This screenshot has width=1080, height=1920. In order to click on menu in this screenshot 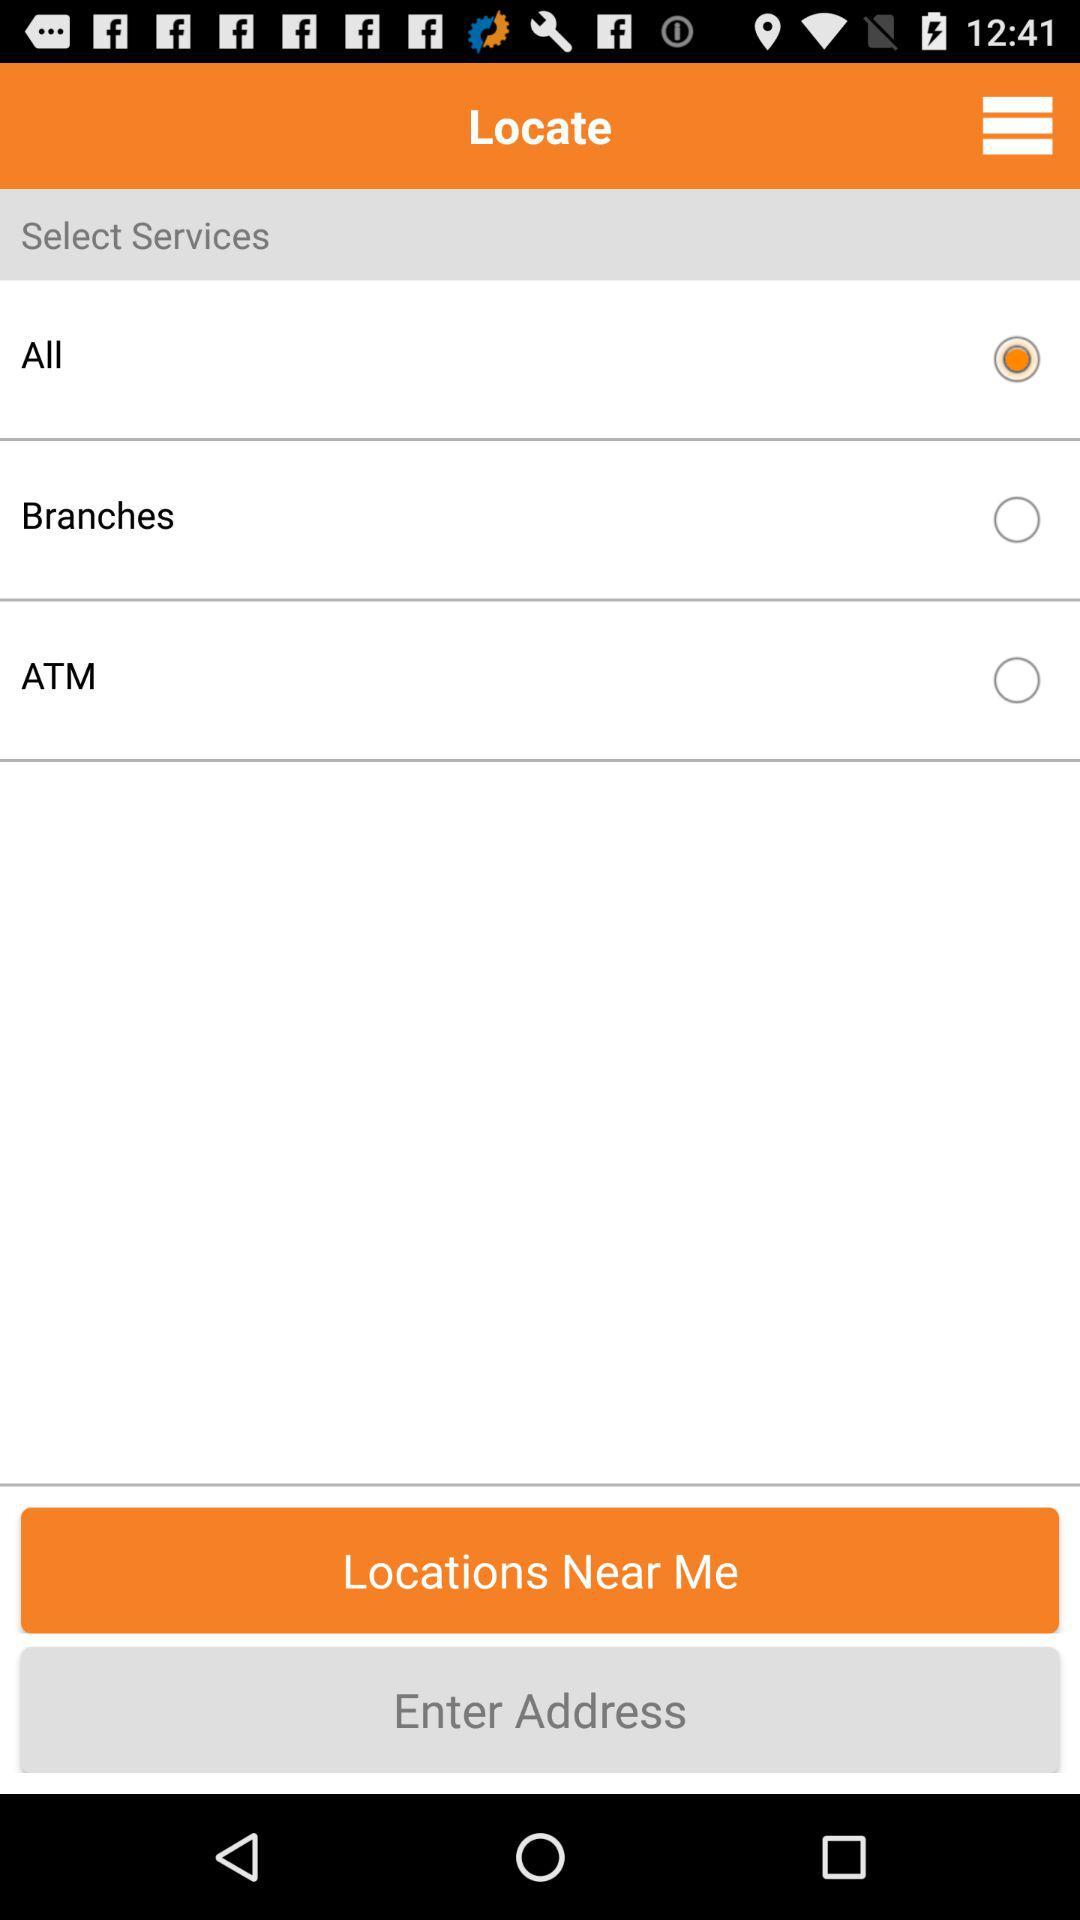, I will do `click(1017, 124)`.